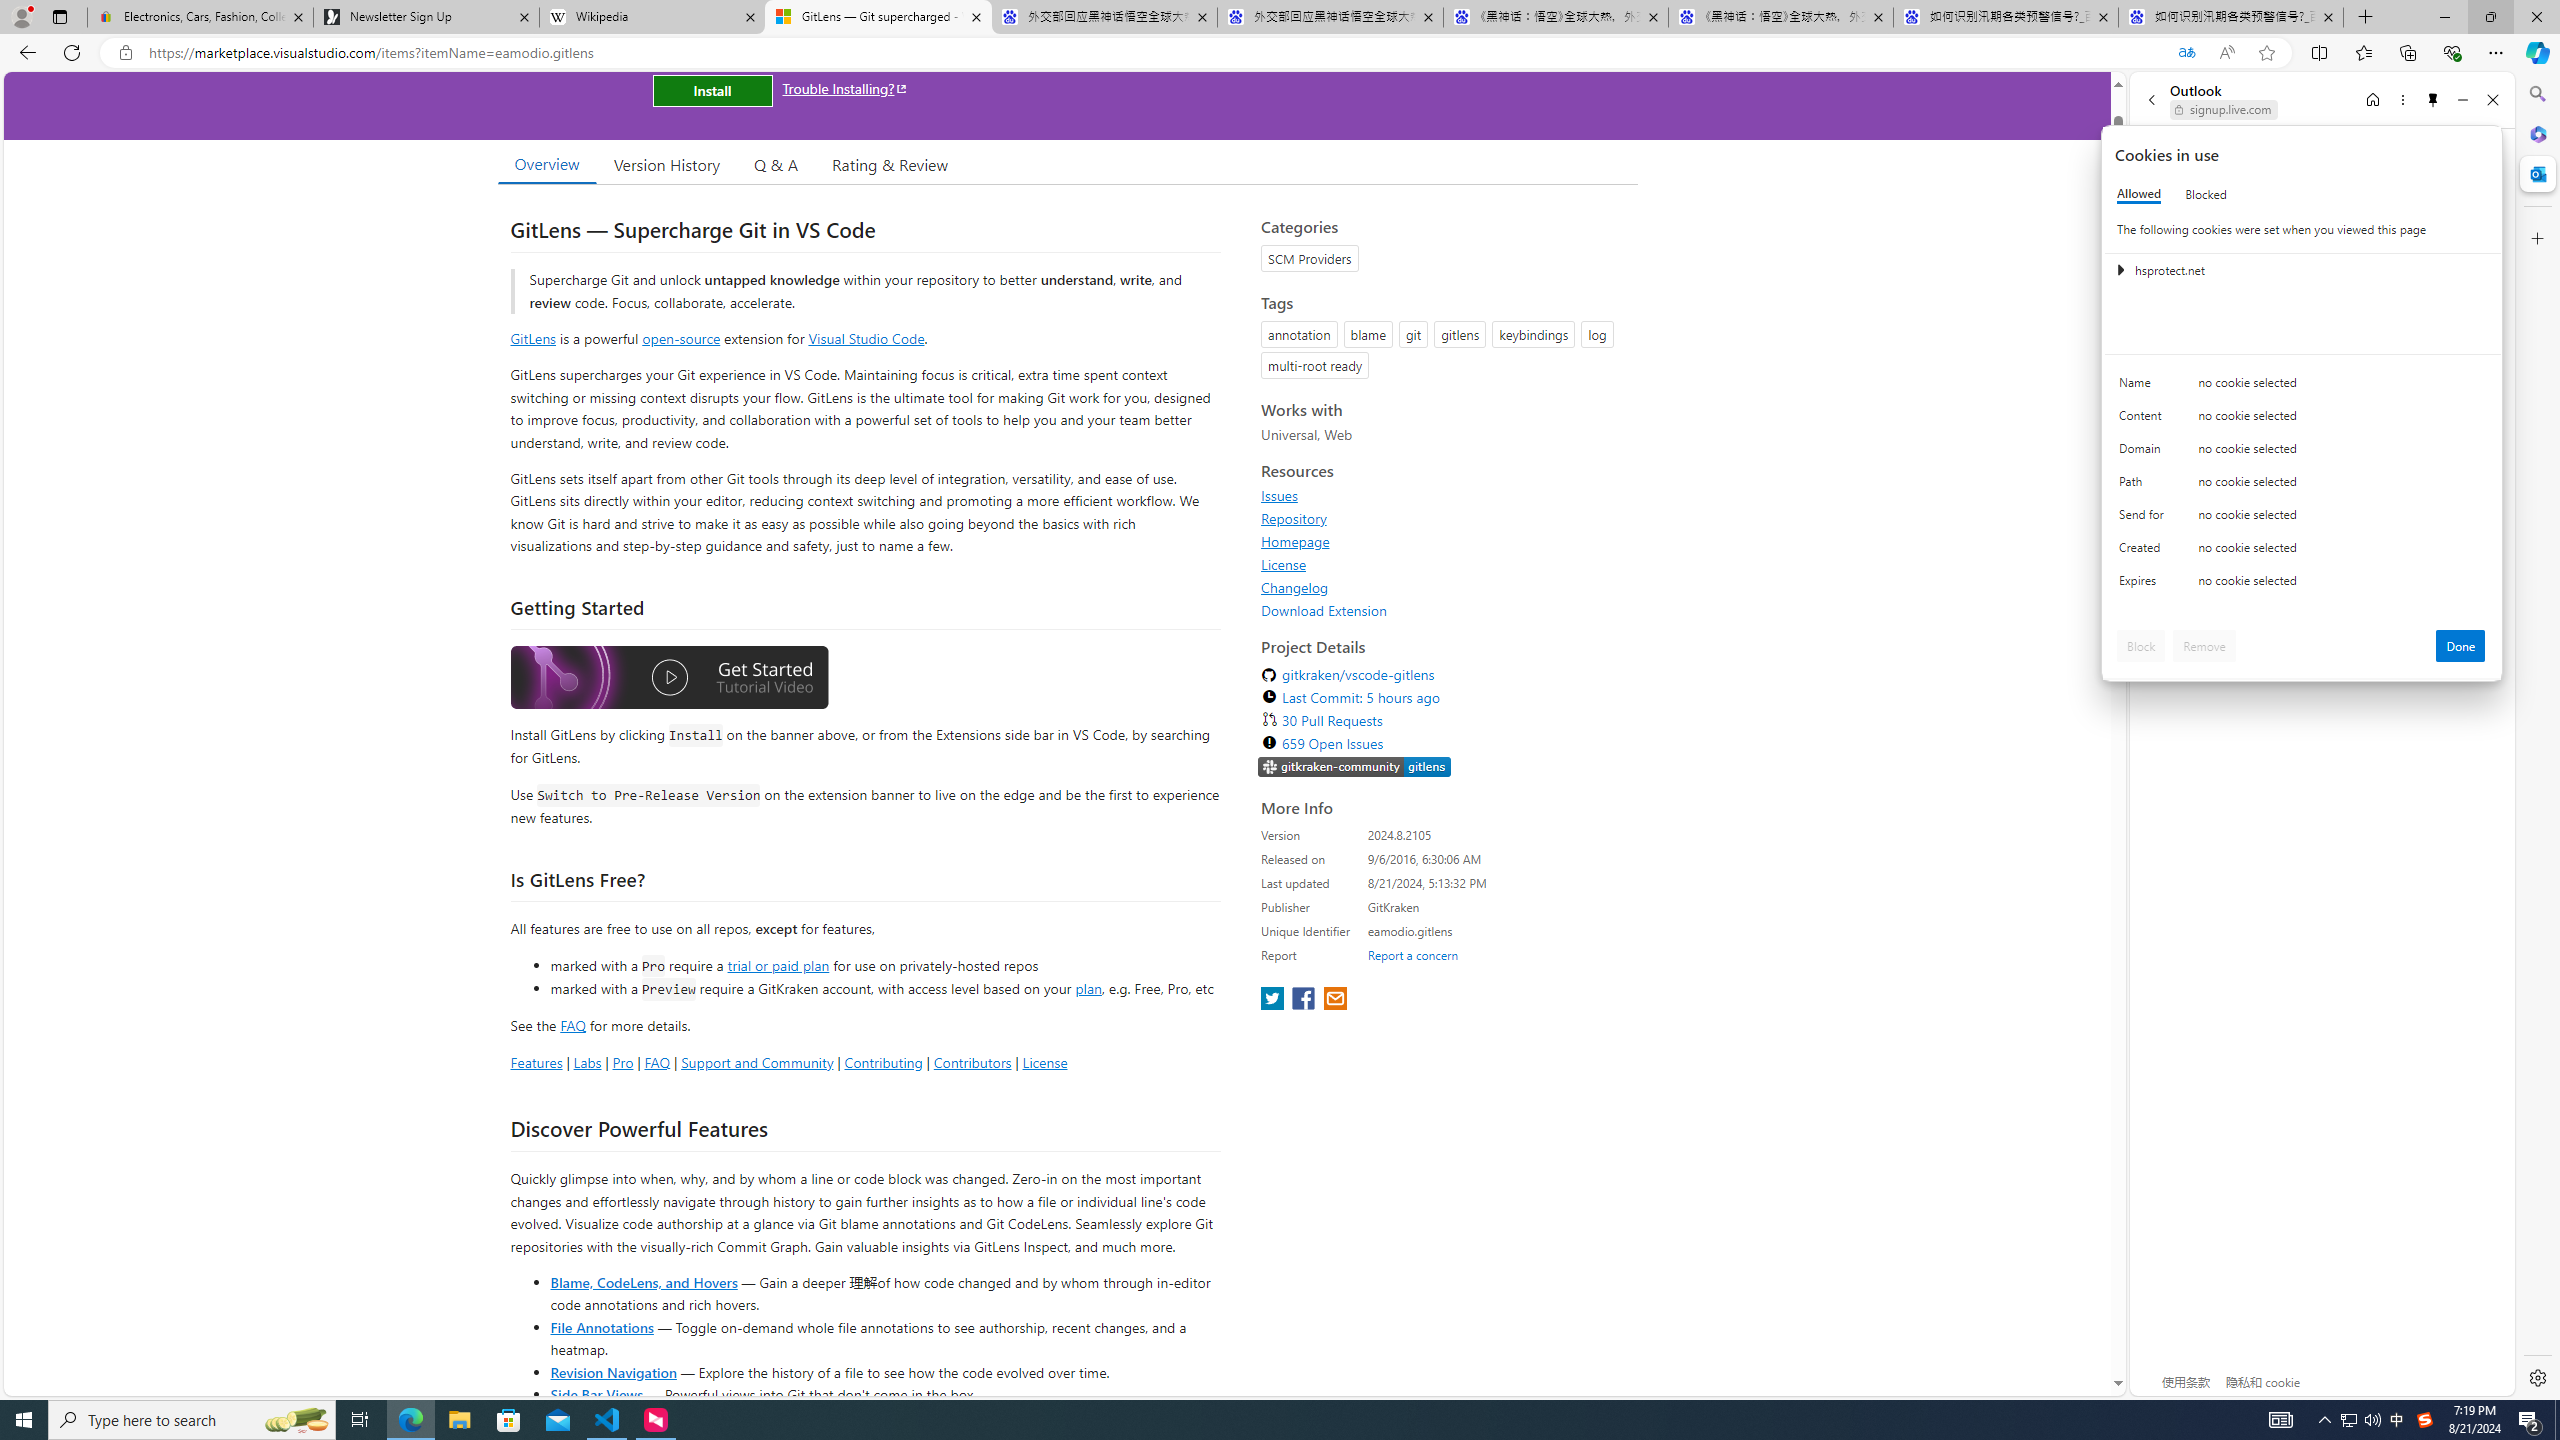  I want to click on 'Class: c0153 c0157 c0154', so click(2302, 387).